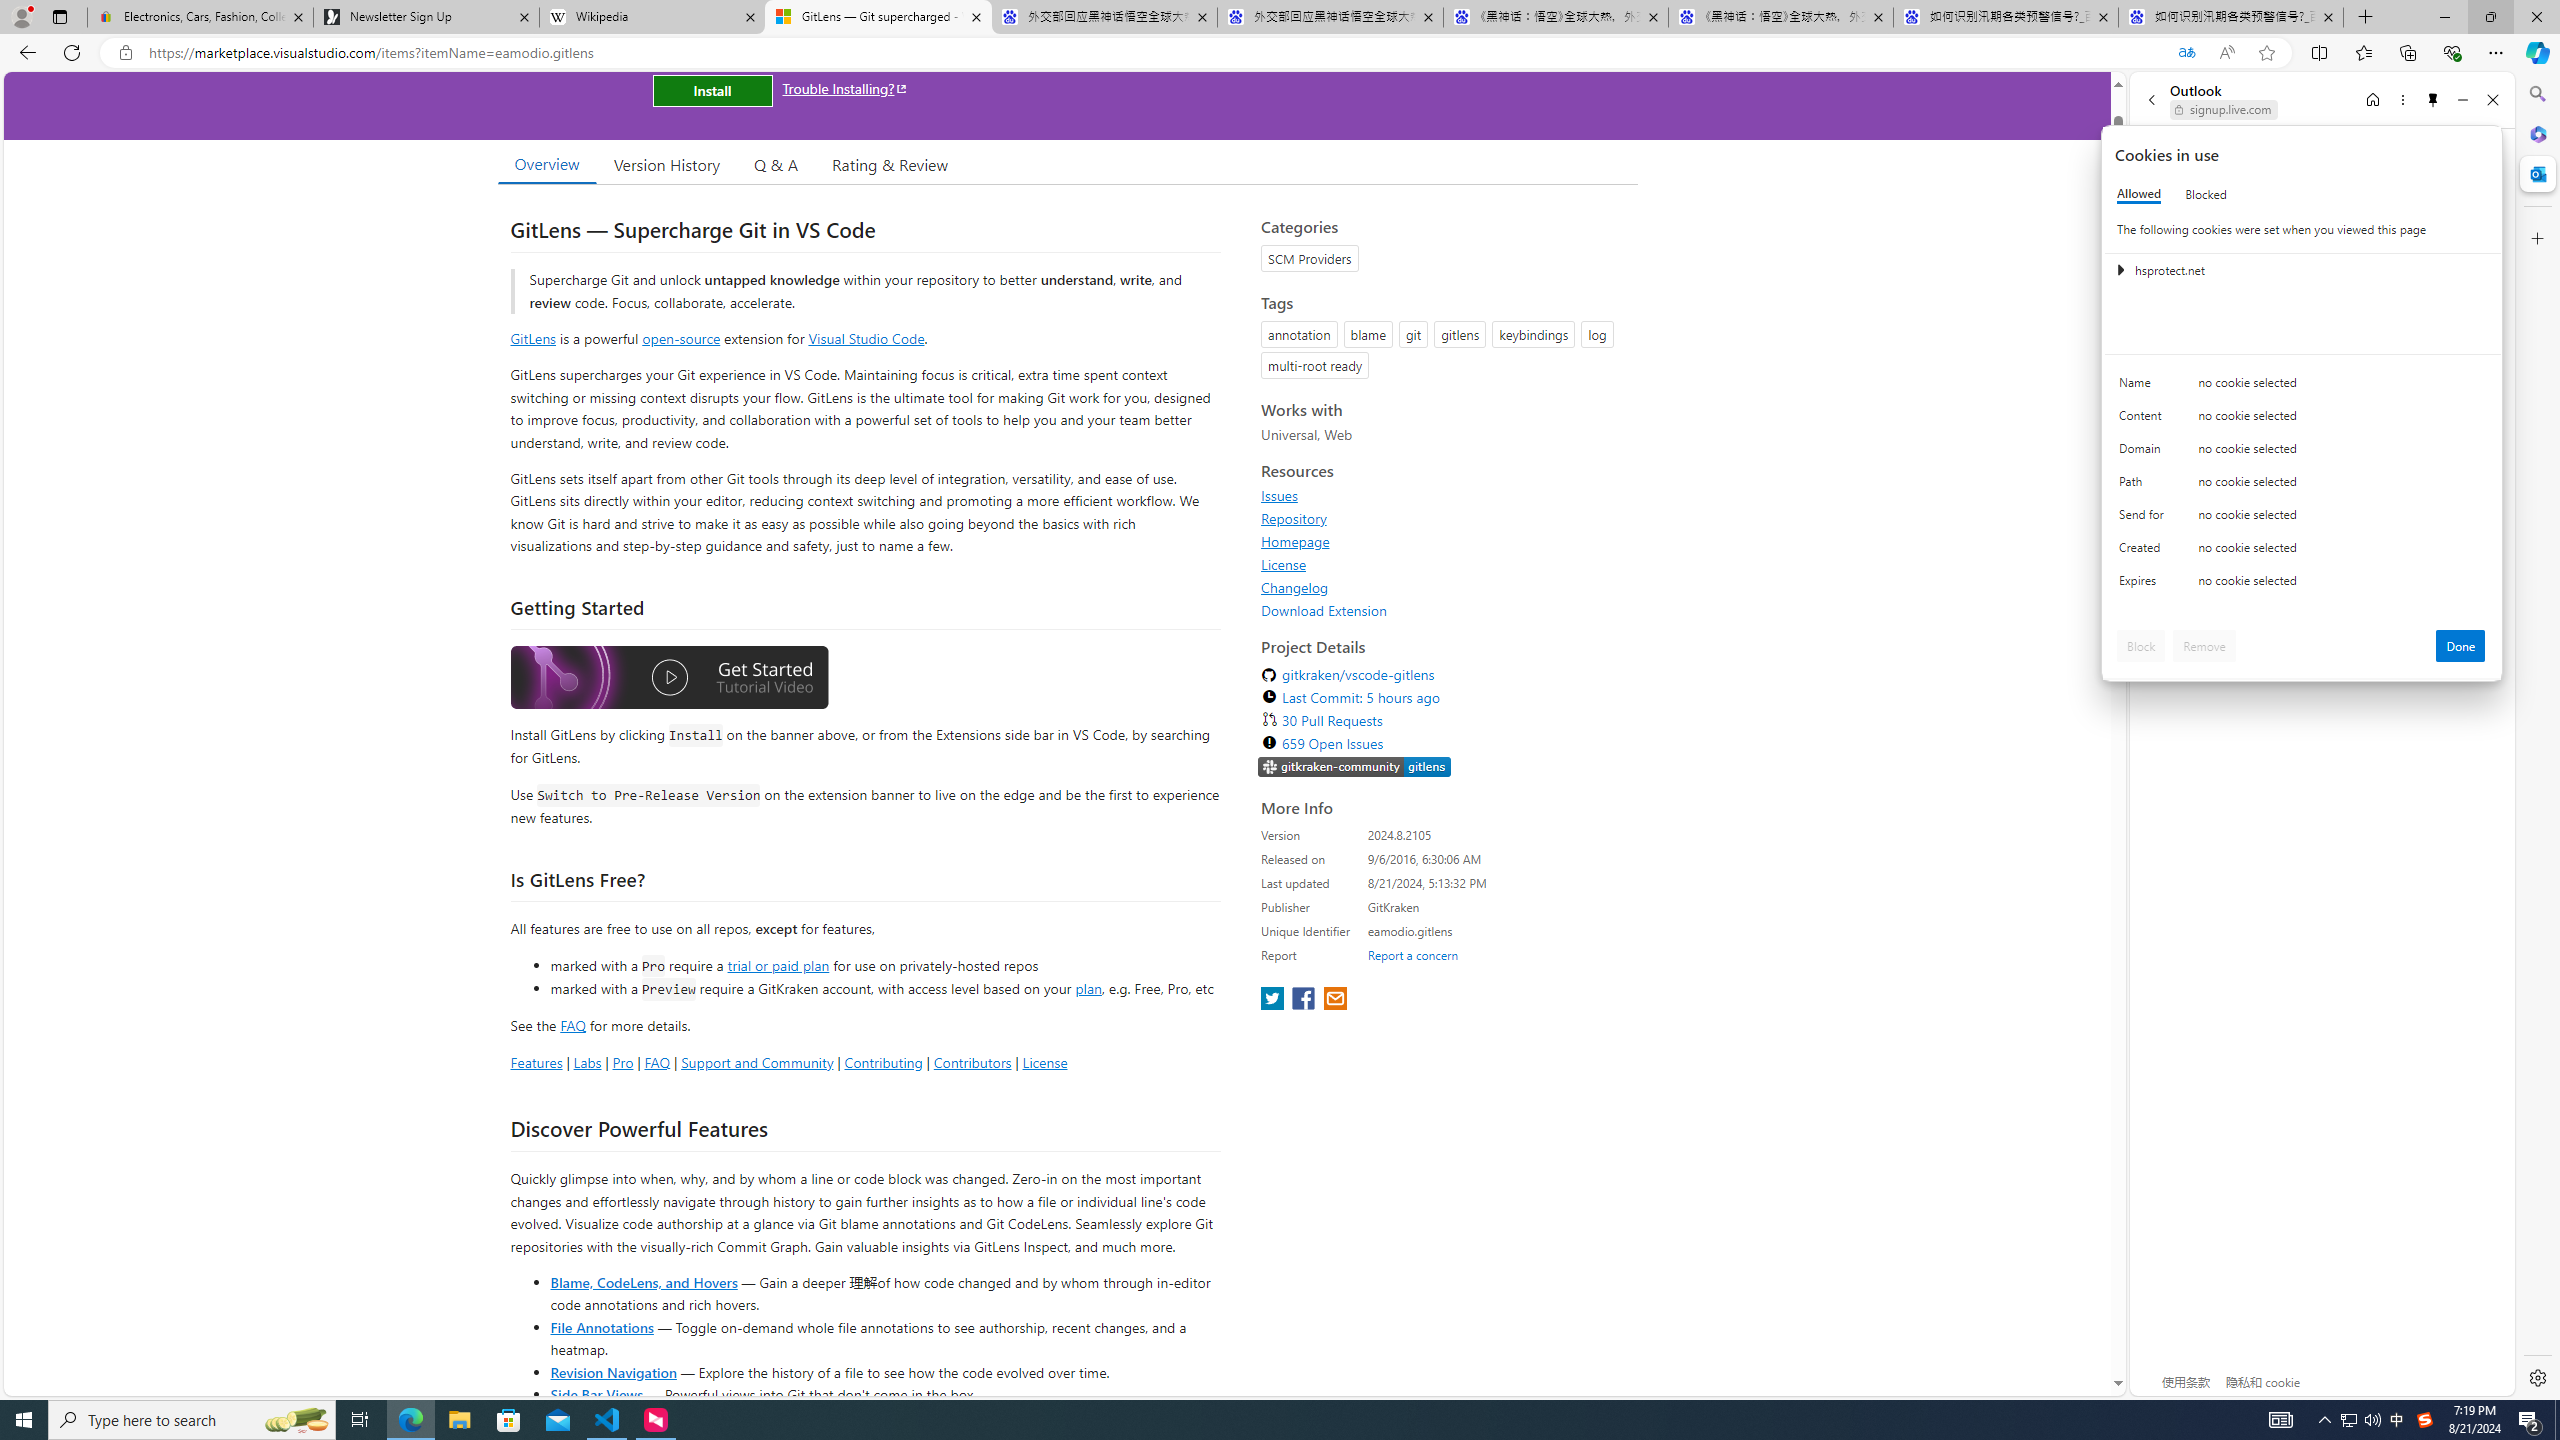  I want to click on 'Class: c0153 c0157 c0154', so click(2302, 387).